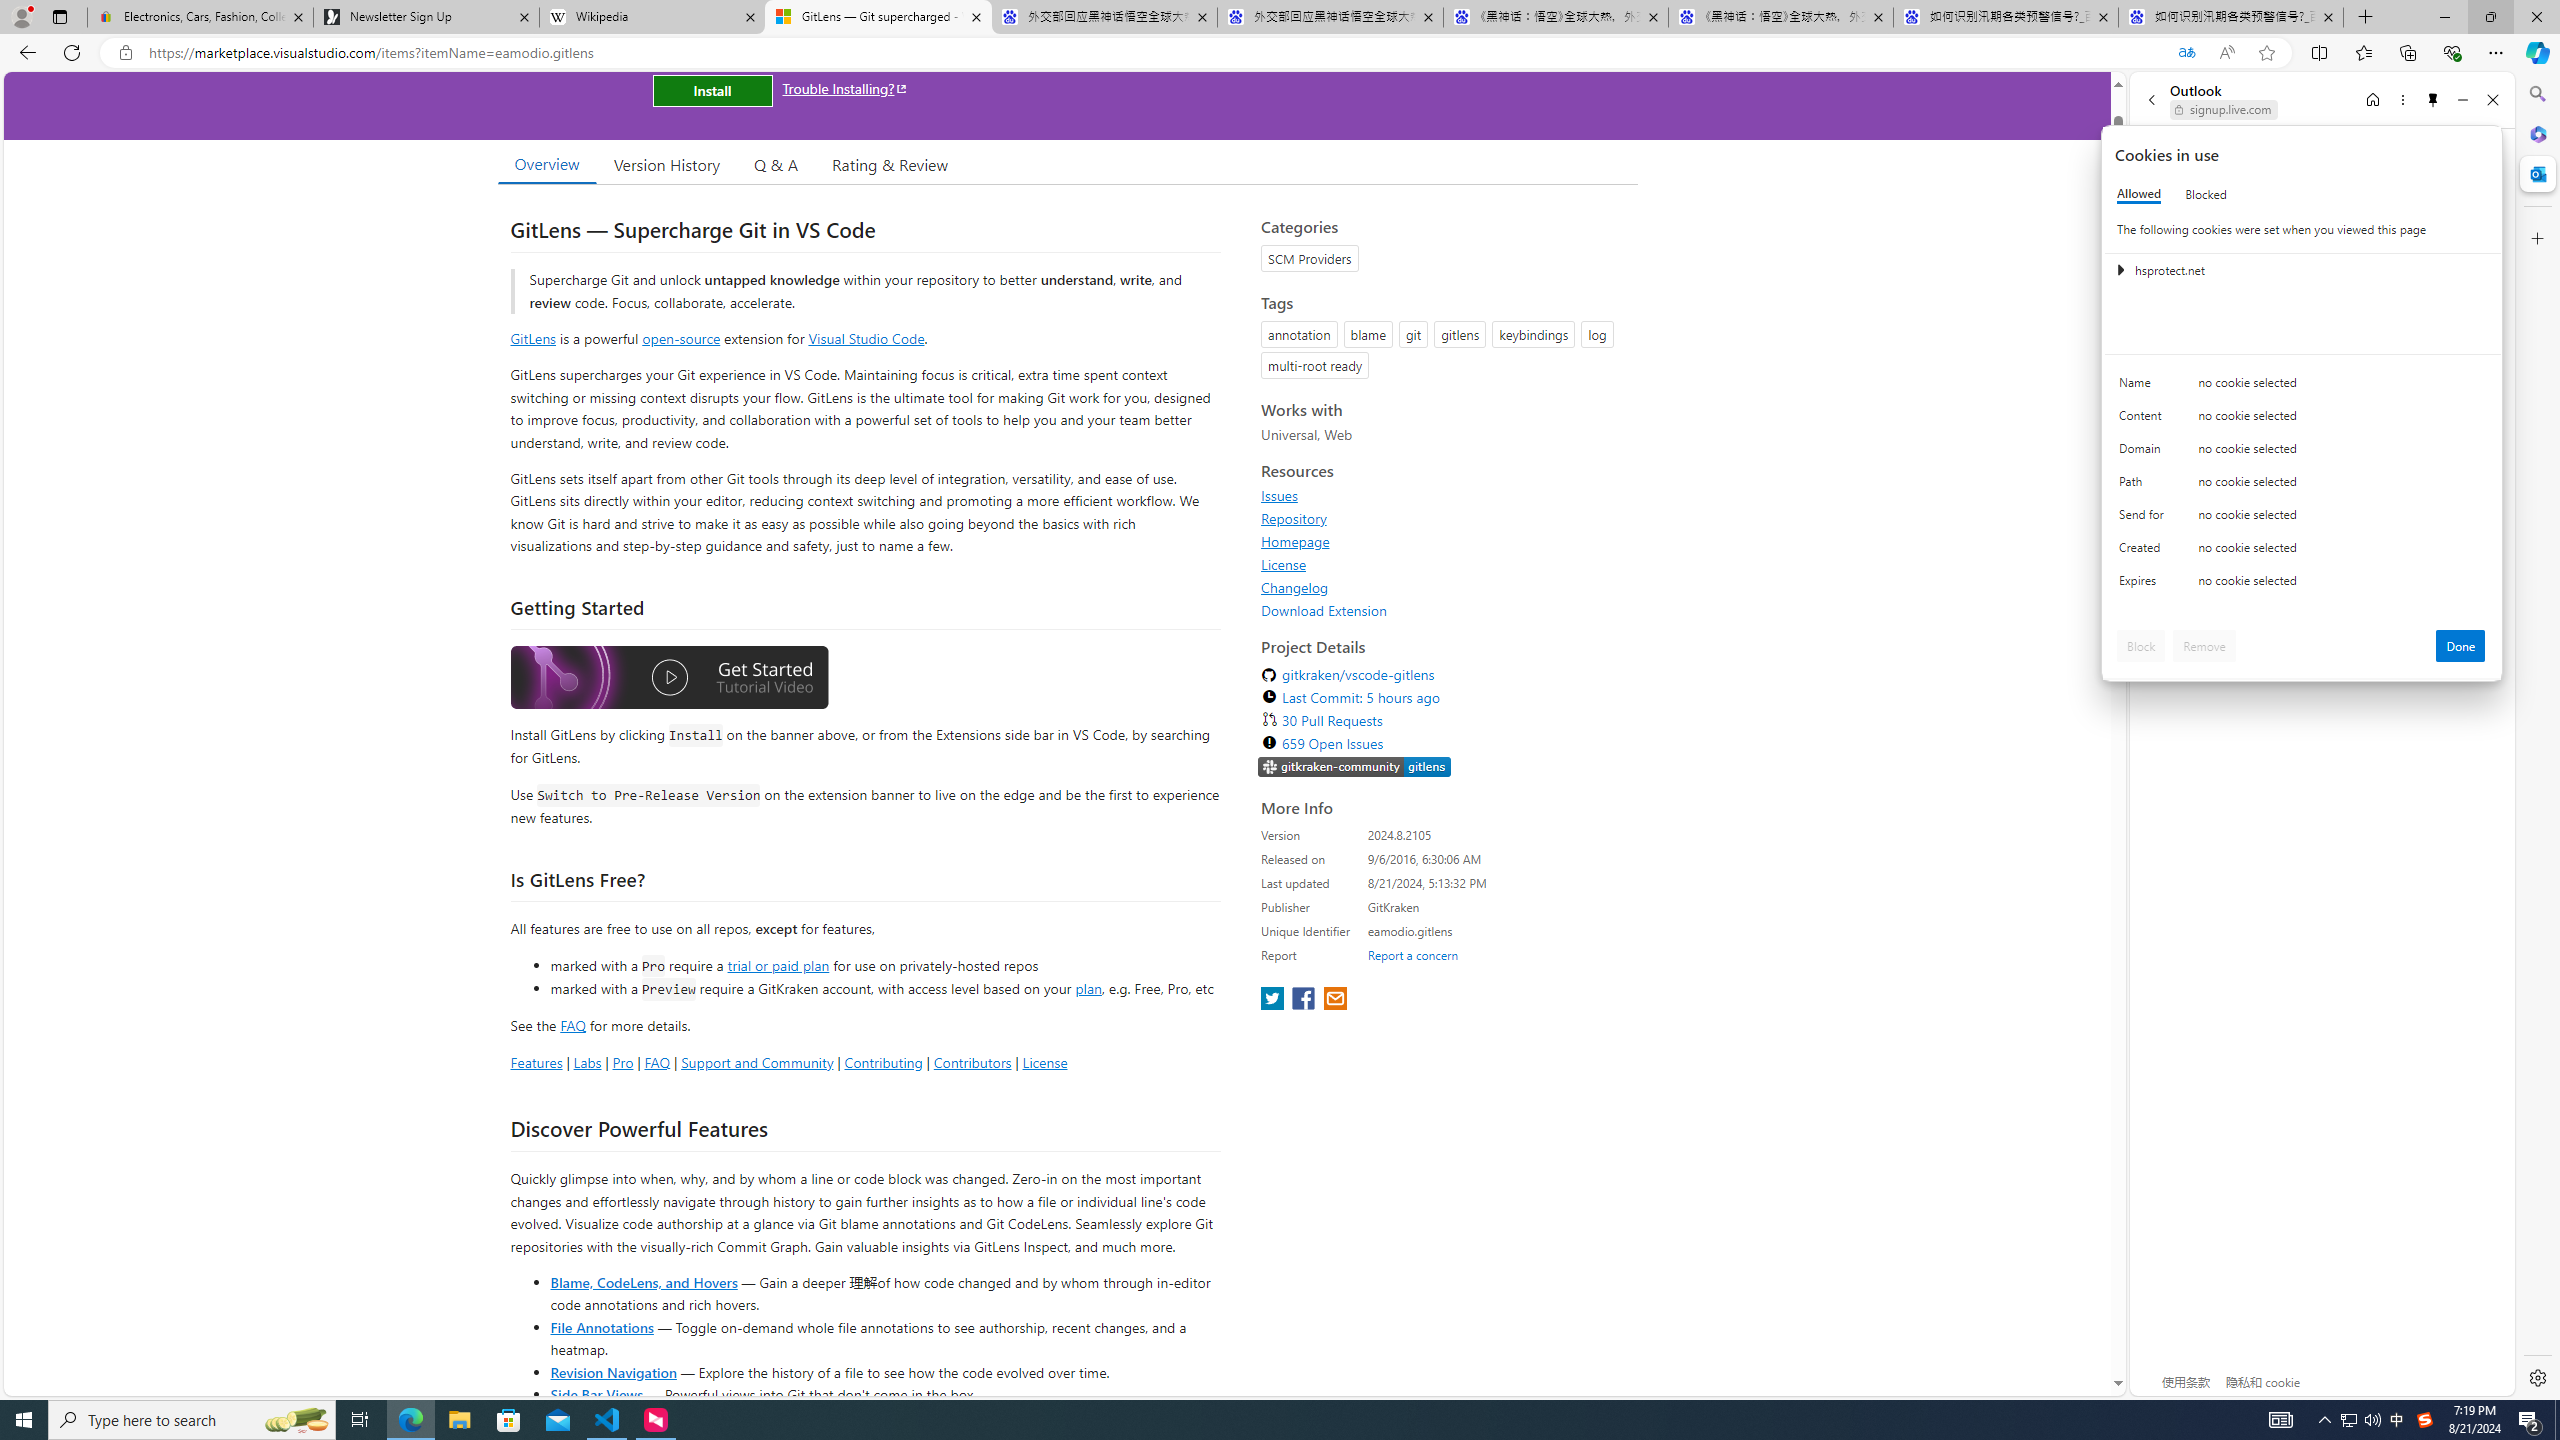  I want to click on 'Class: c0153 c0157 c0154', so click(2302, 387).